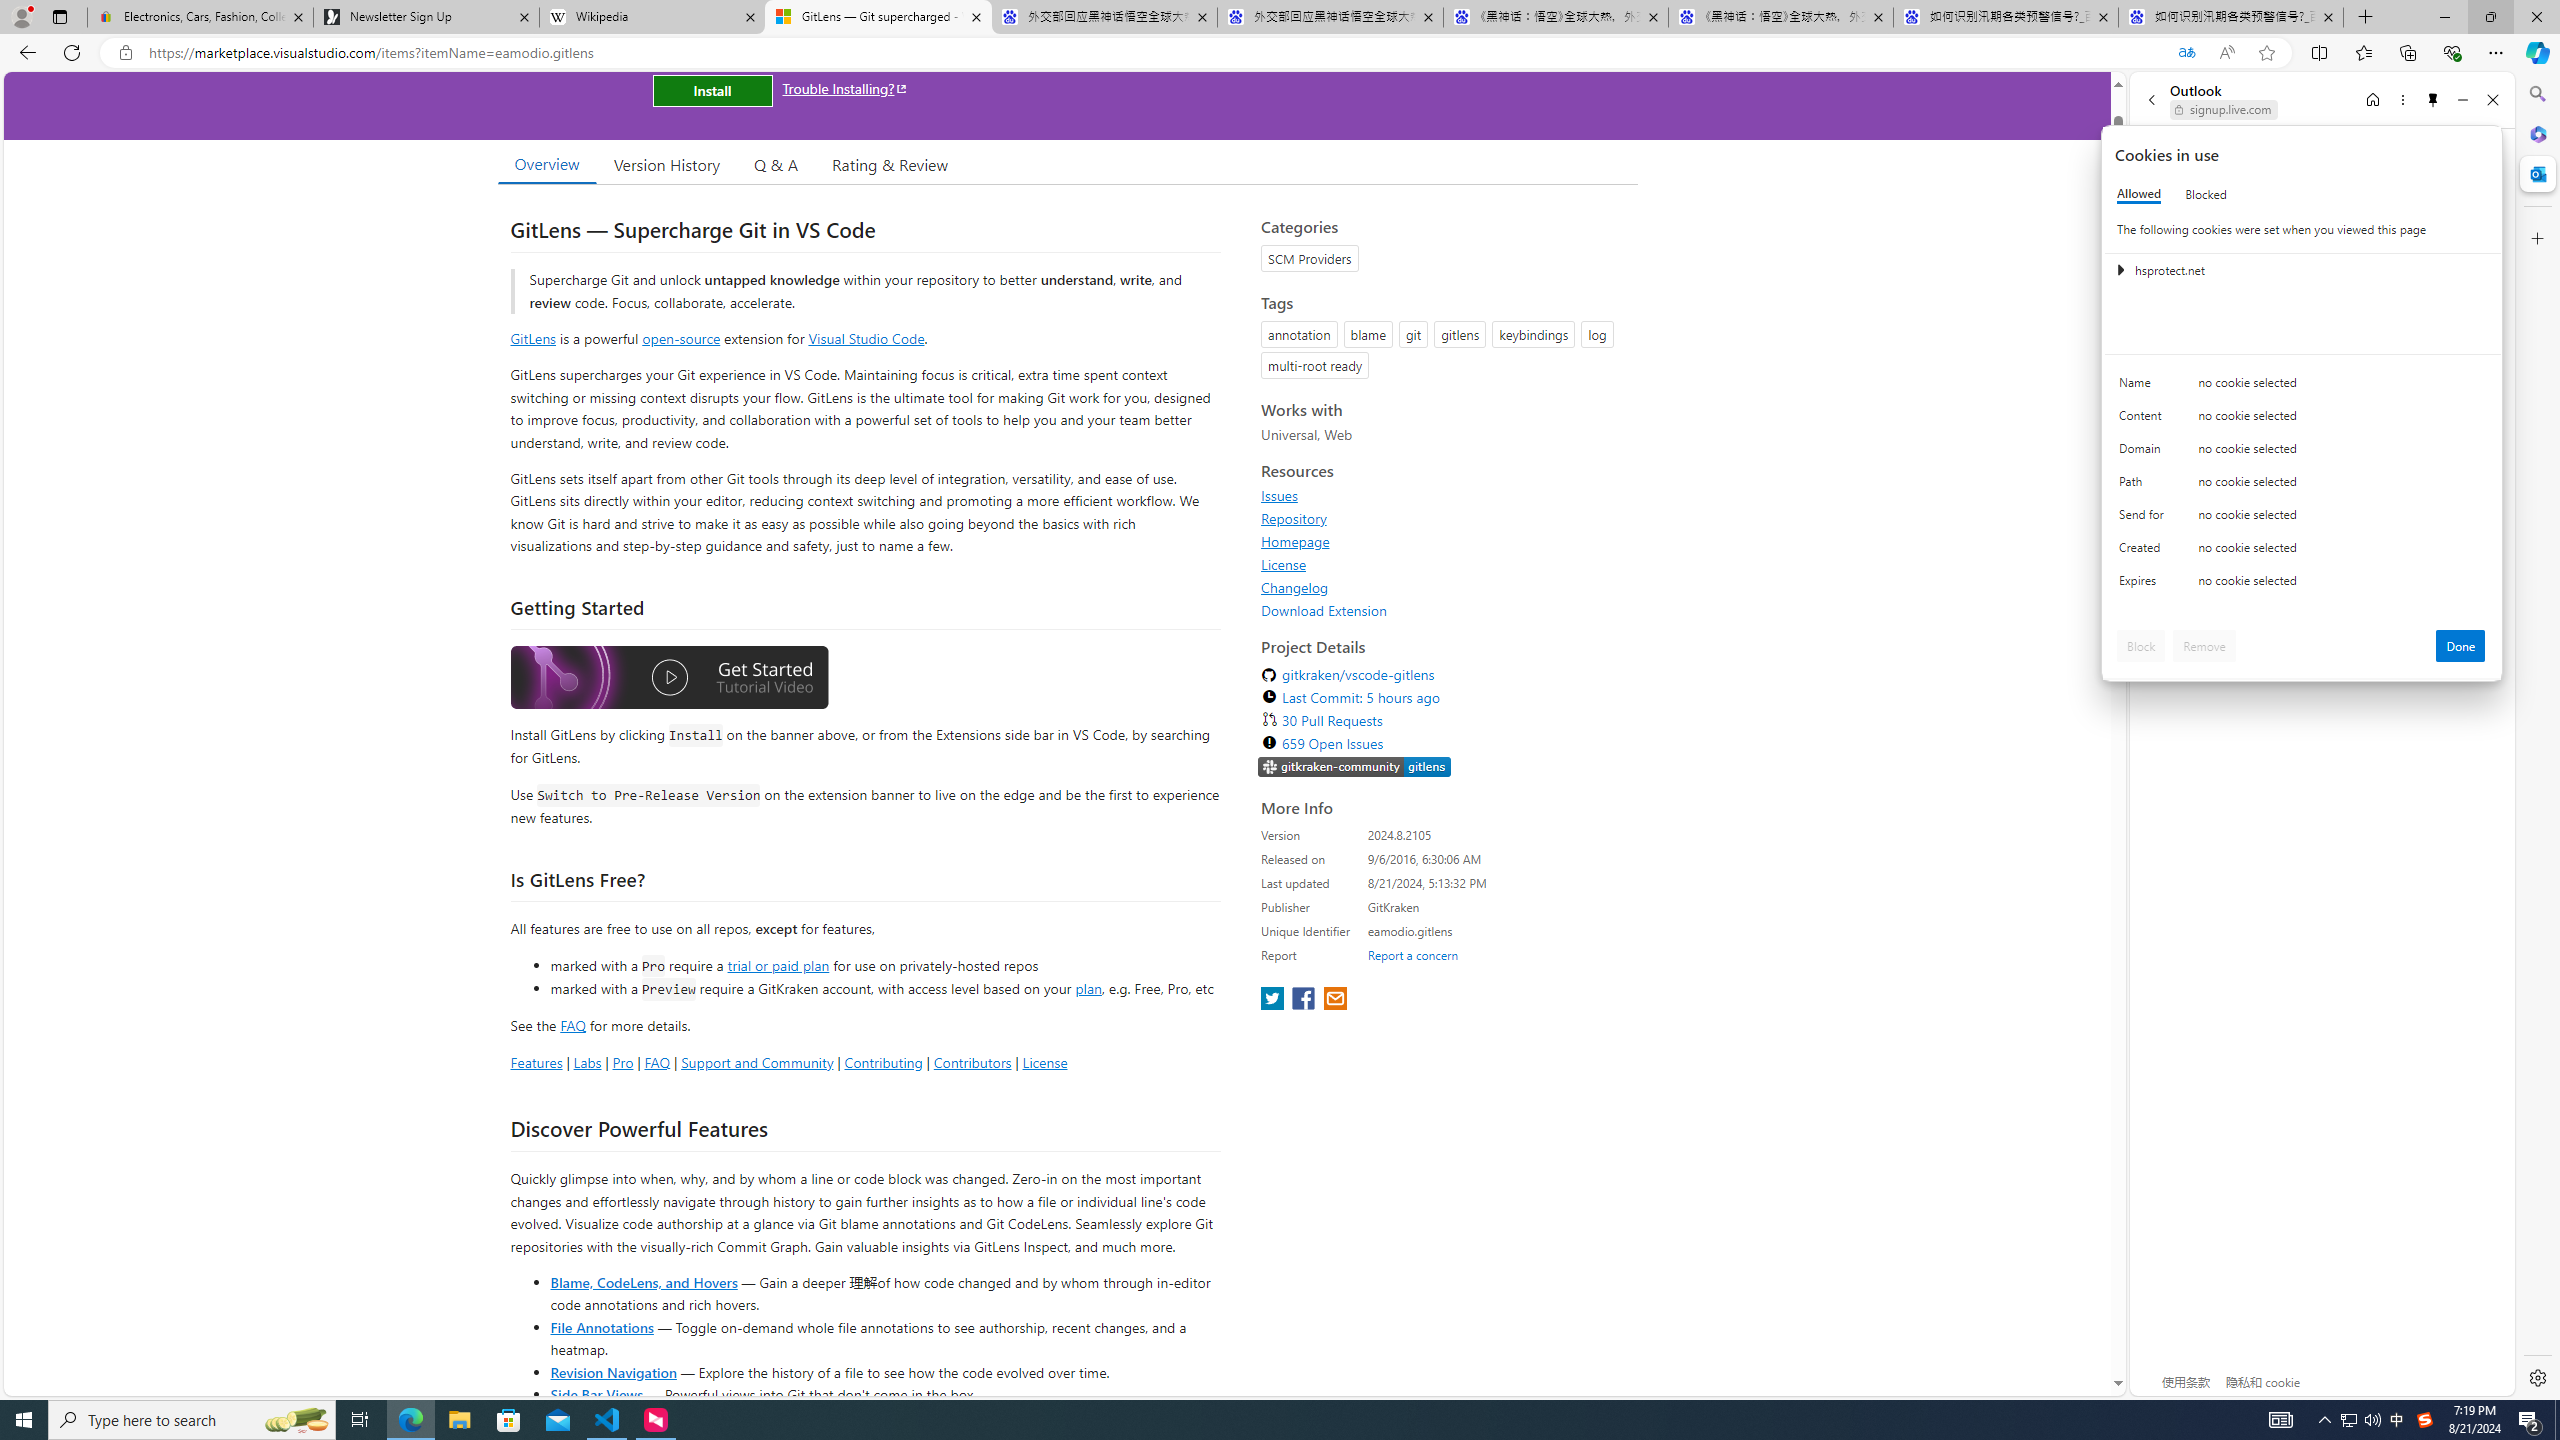  I want to click on 'Class: c0153 c0157 c0154', so click(2302, 387).